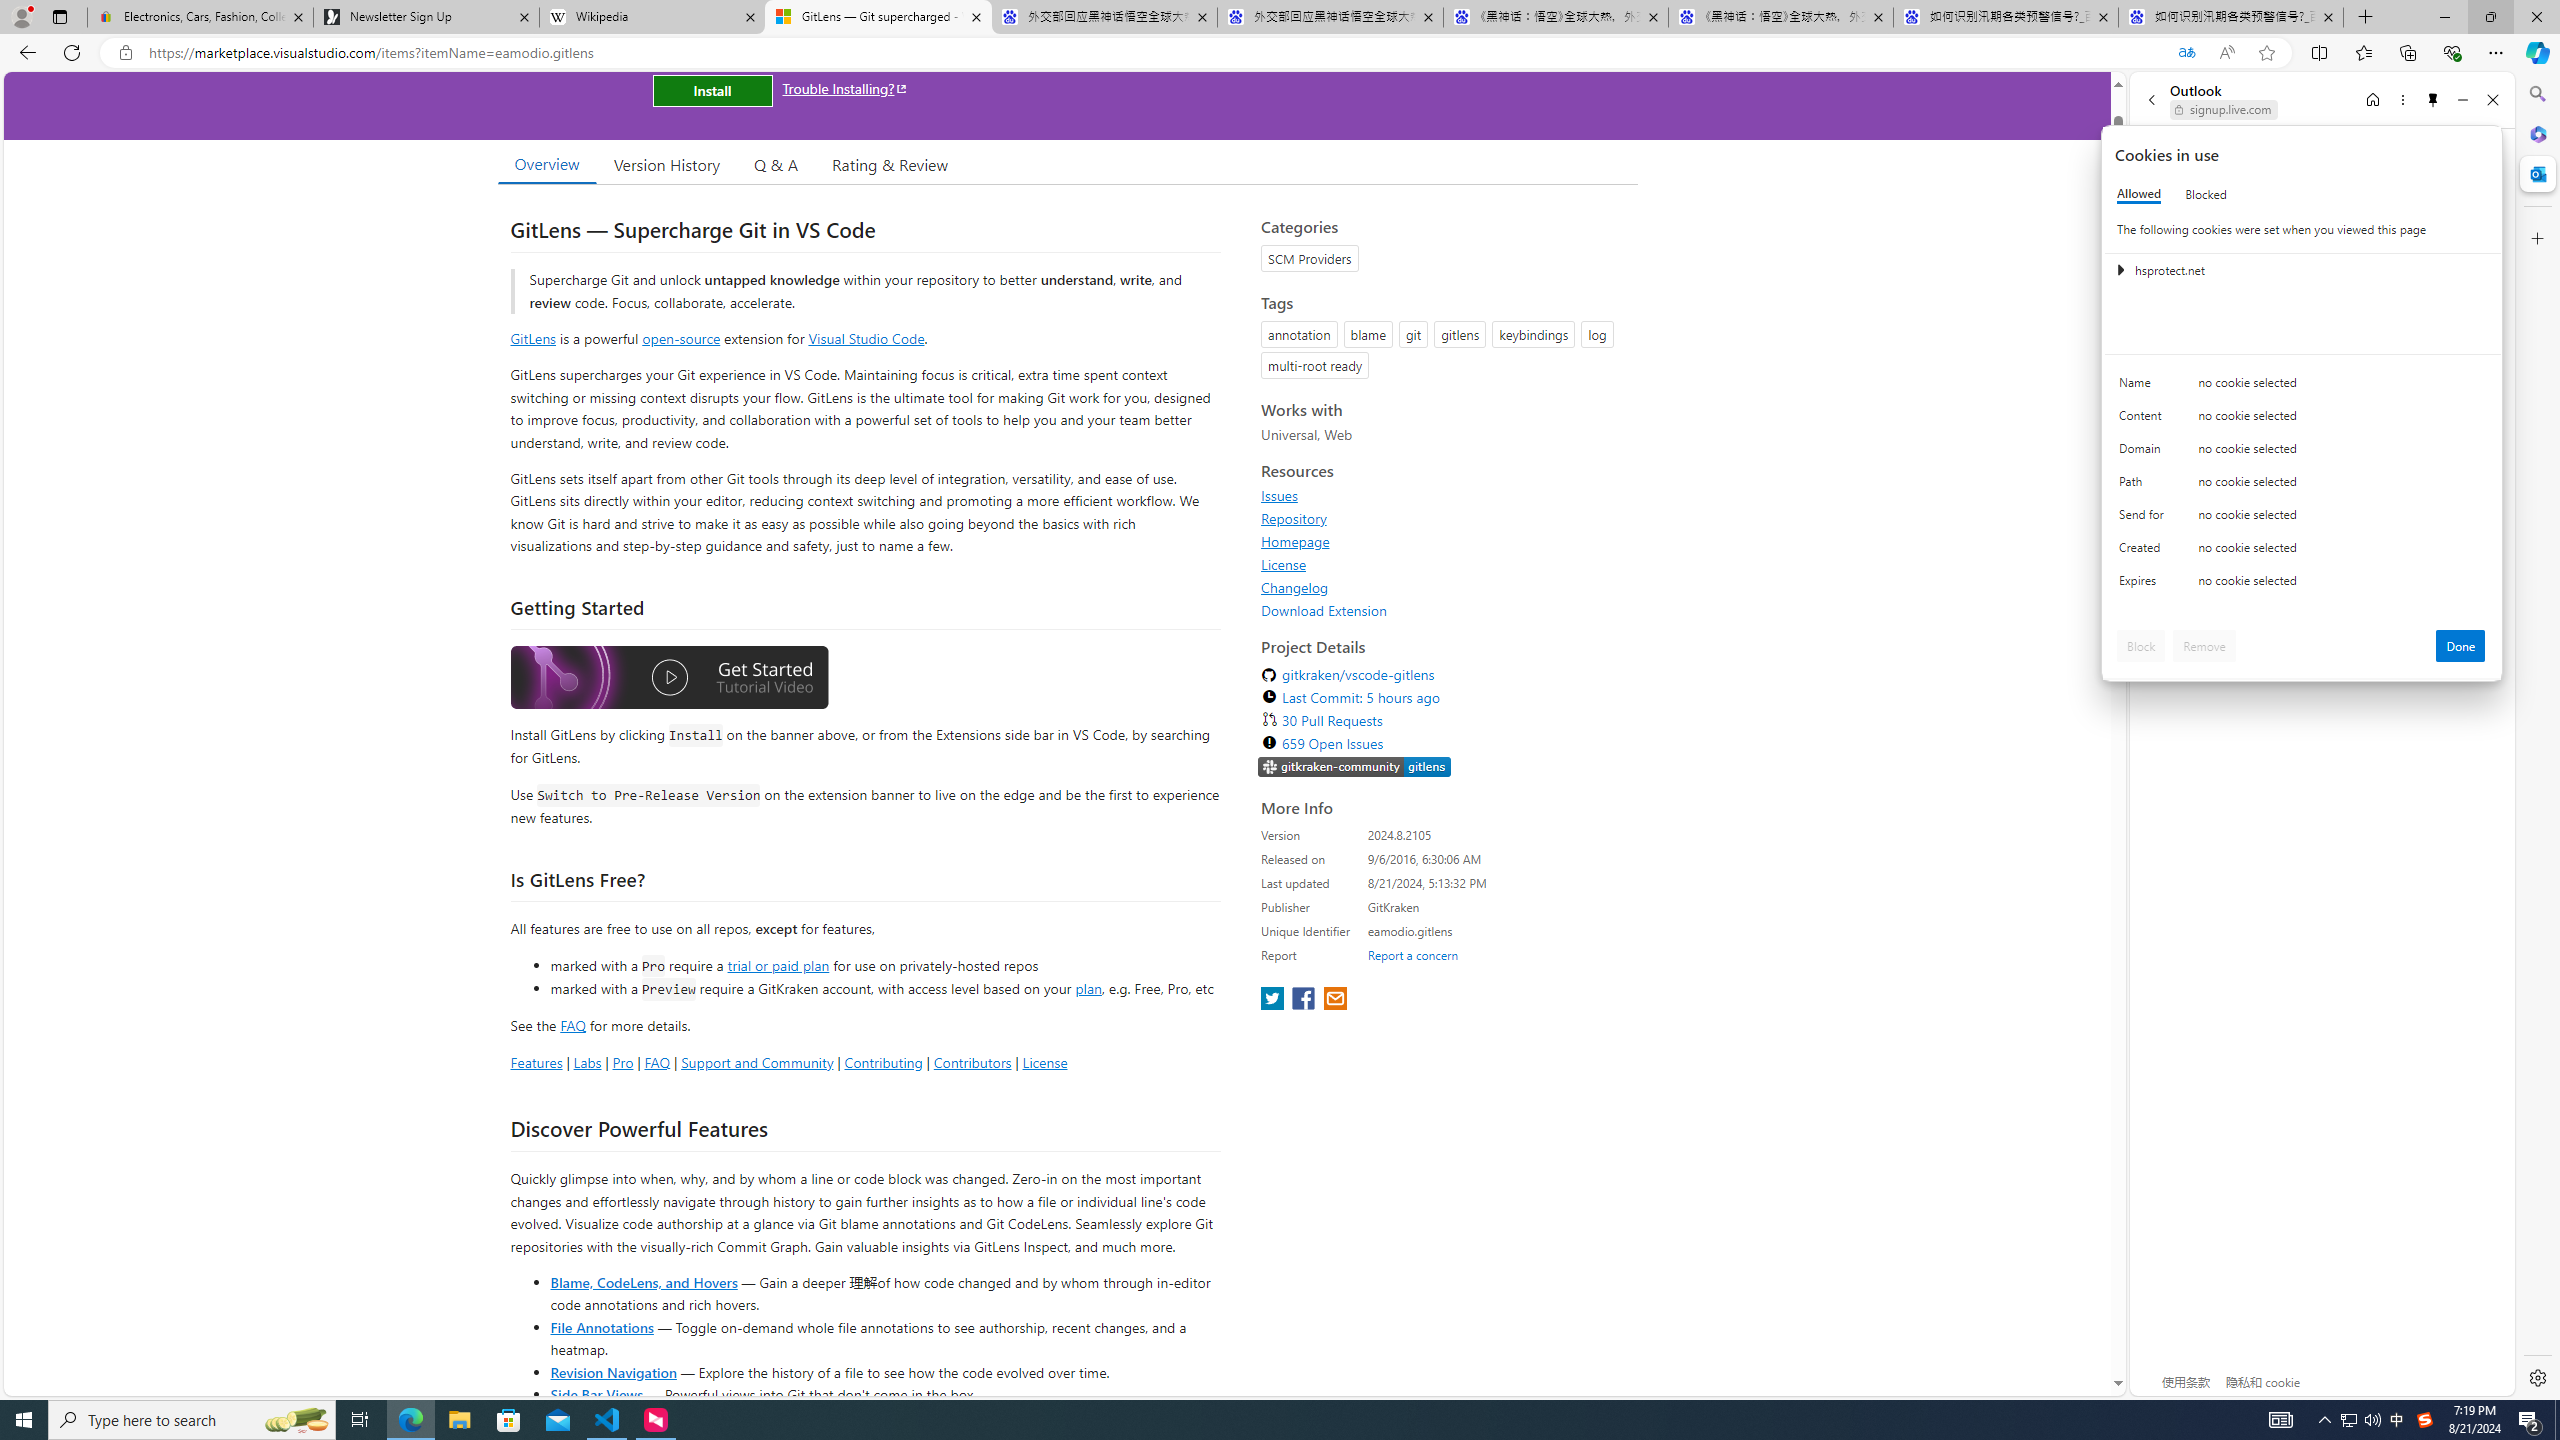  I want to click on 'Class: c0153 c0157 c0154', so click(2302, 387).